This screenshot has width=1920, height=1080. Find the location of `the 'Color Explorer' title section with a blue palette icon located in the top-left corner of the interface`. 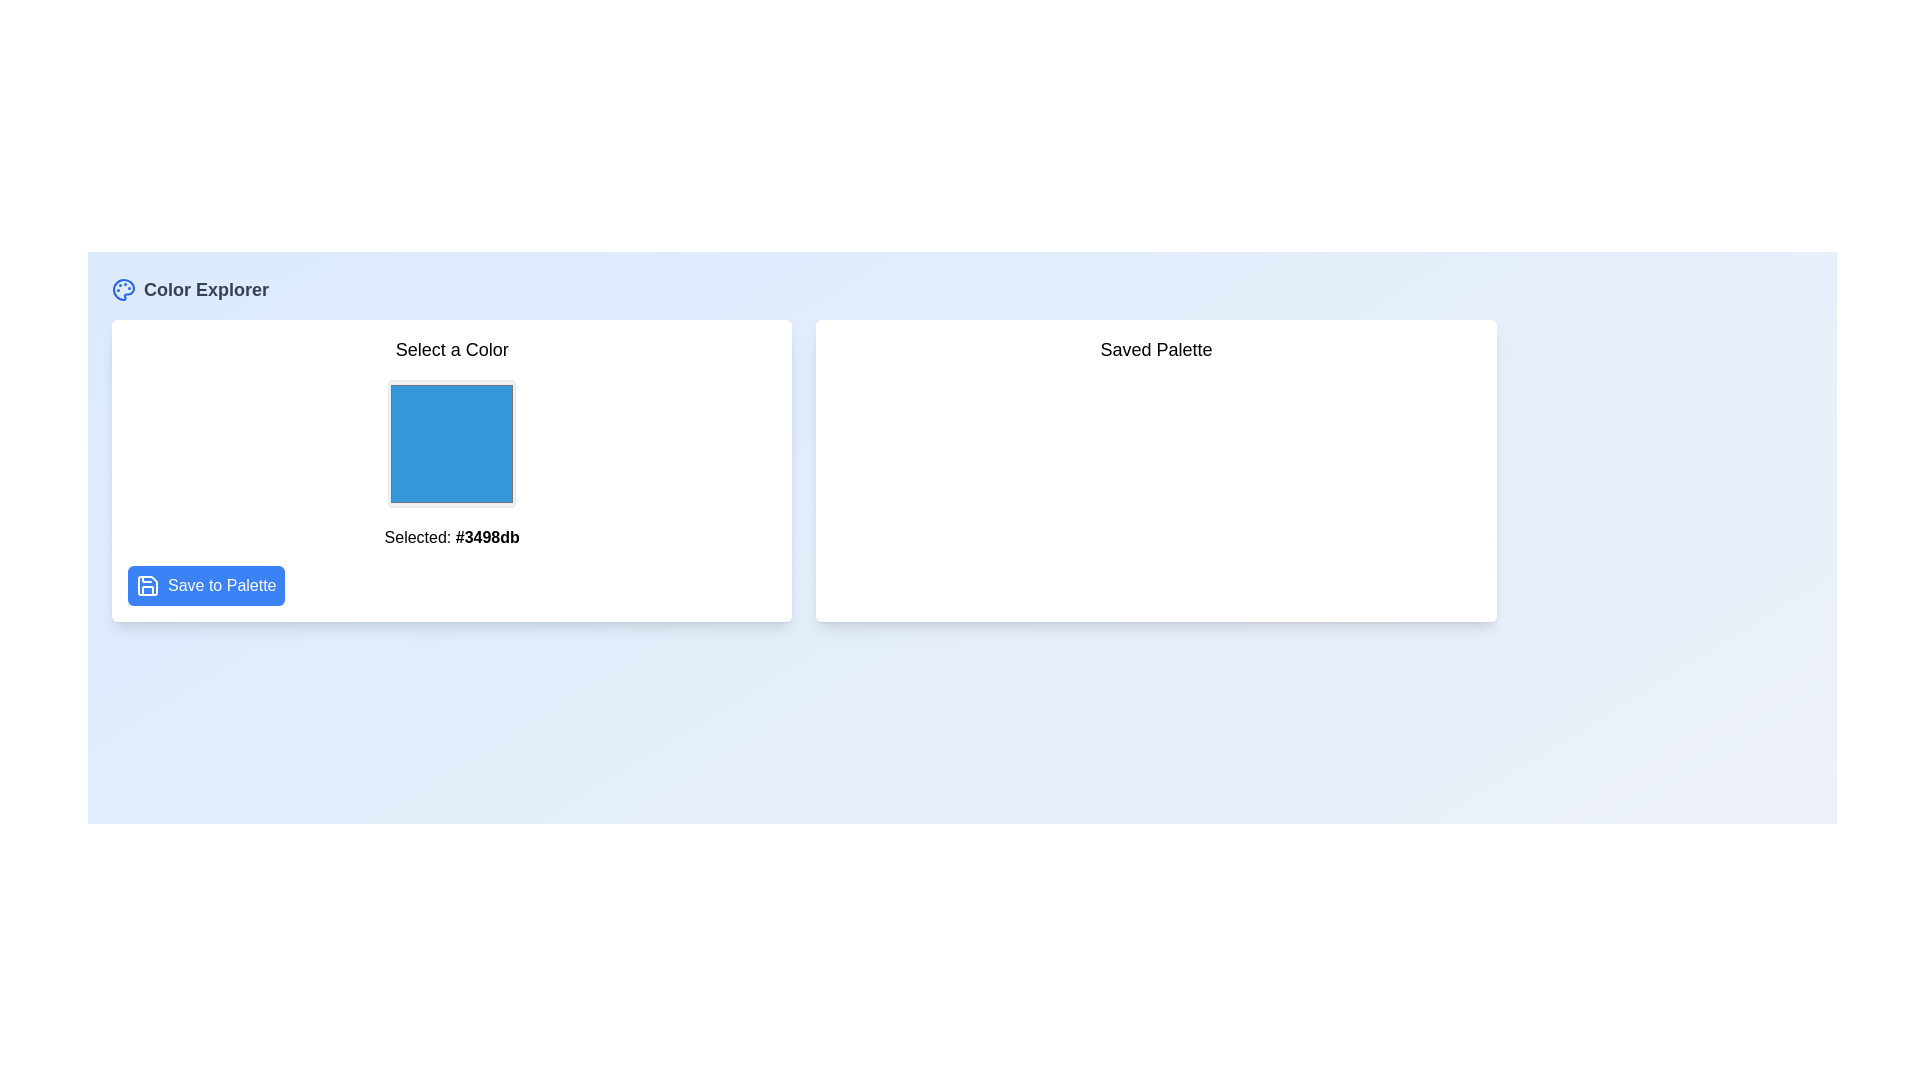

the 'Color Explorer' title section with a blue palette icon located in the top-left corner of the interface is located at coordinates (190, 289).